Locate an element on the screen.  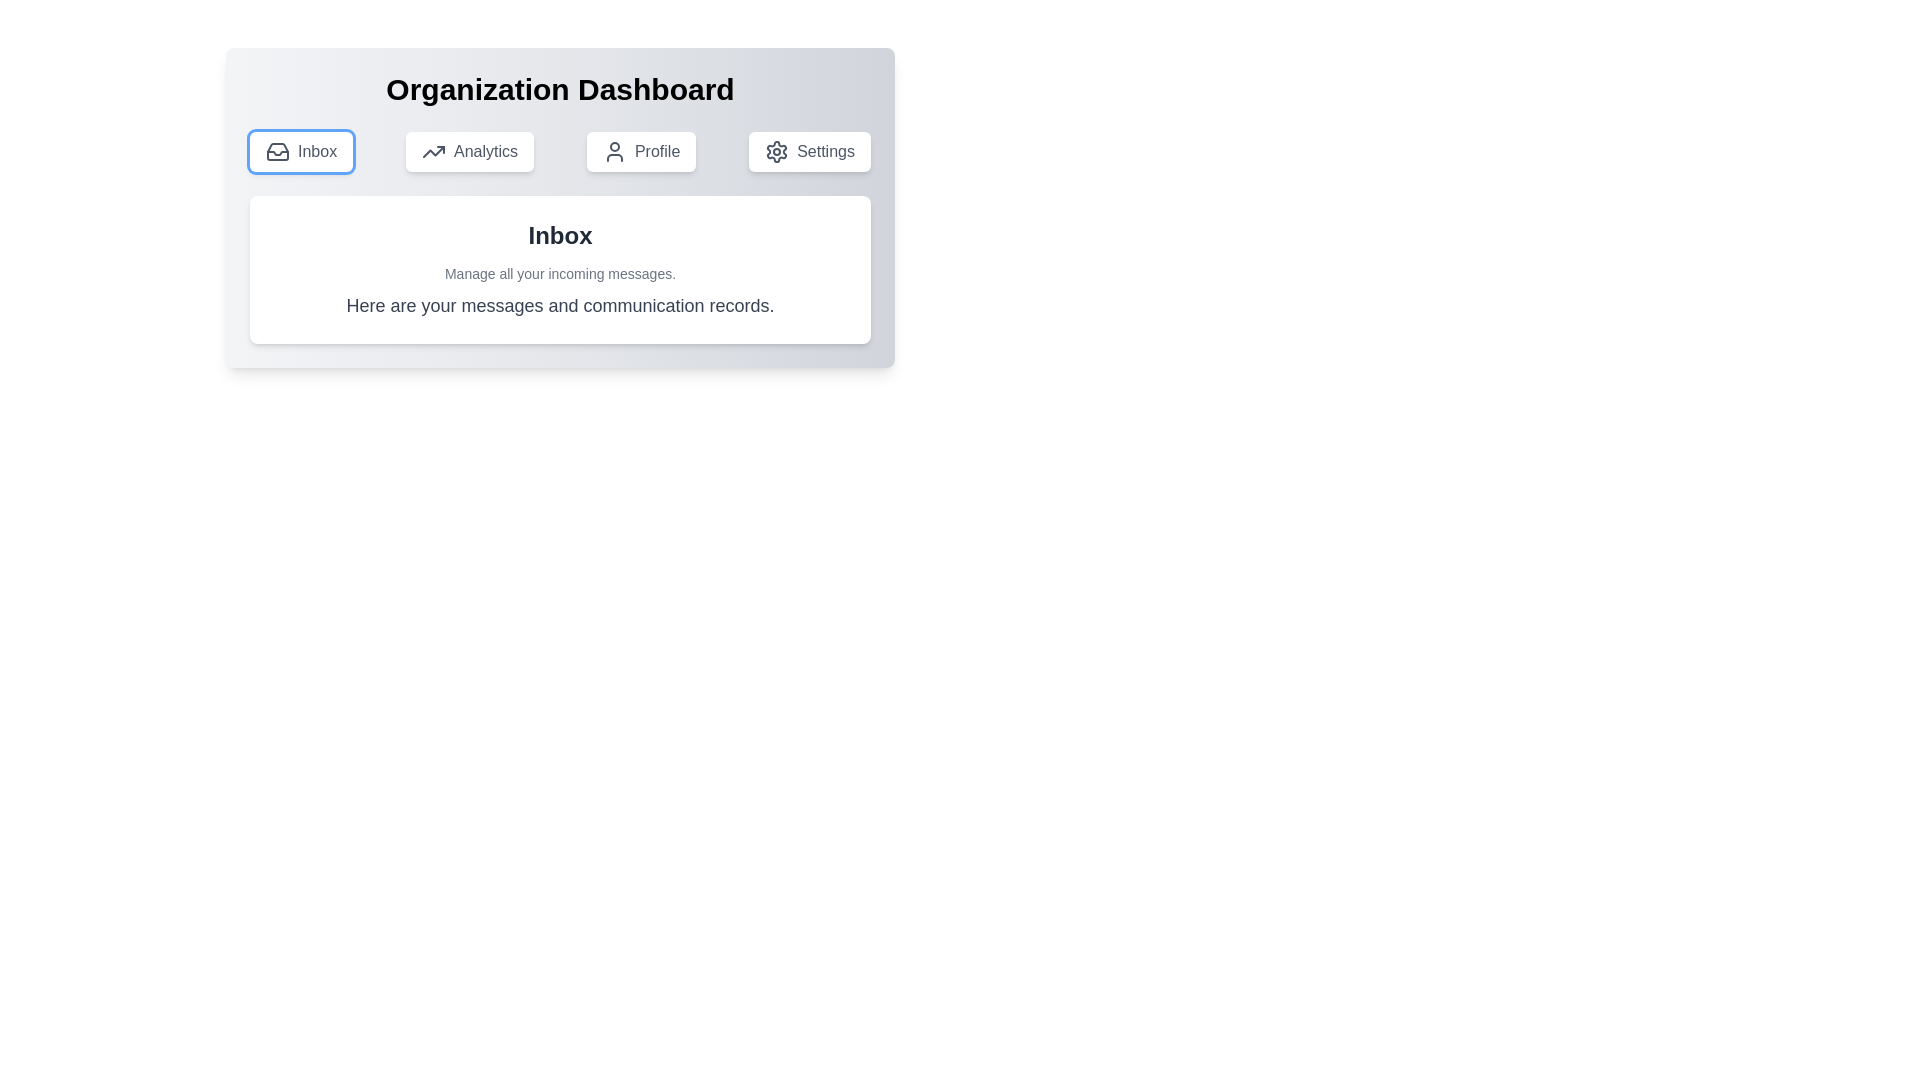
the 'Settings' button, which is a rectangular button with a cogwheel icon and dark gray text, located as the fourth button in a horizontal navigation row is located at coordinates (810, 150).